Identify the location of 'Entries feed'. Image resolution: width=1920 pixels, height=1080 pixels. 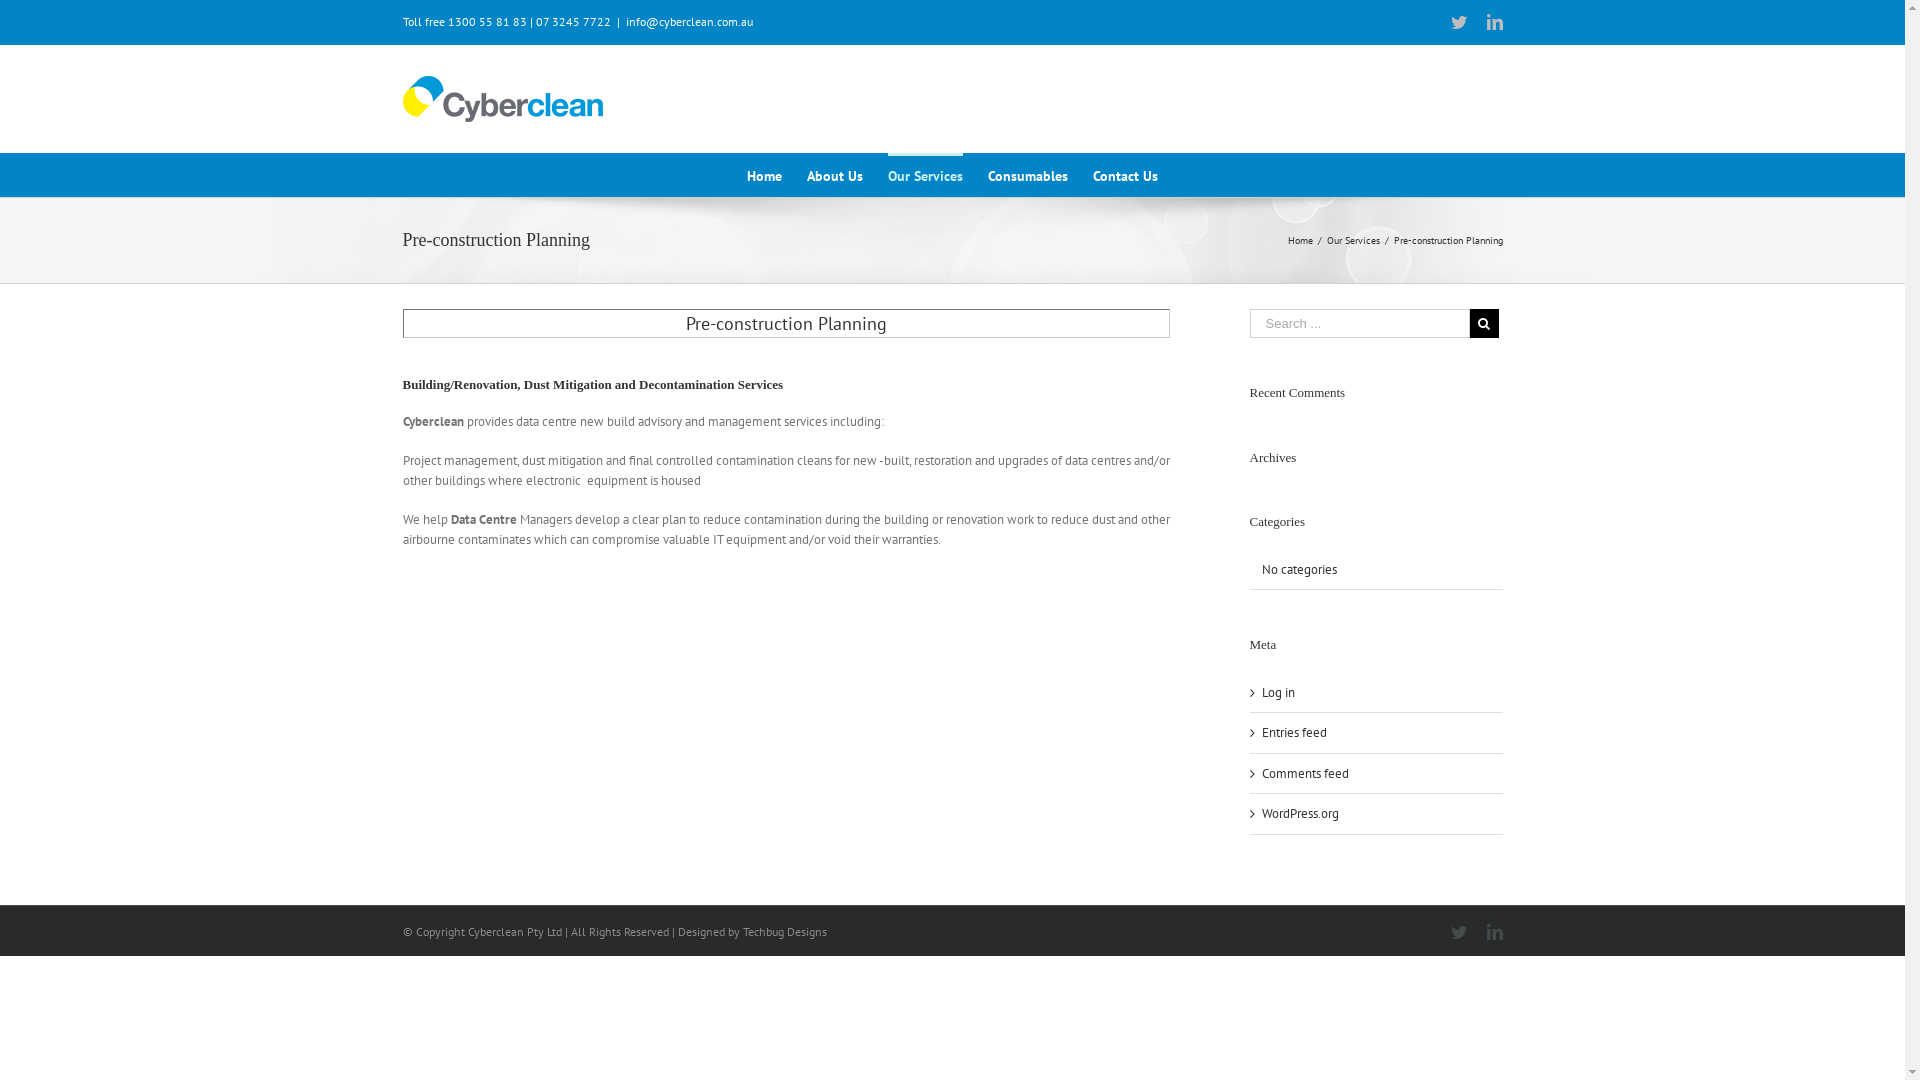
(1294, 732).